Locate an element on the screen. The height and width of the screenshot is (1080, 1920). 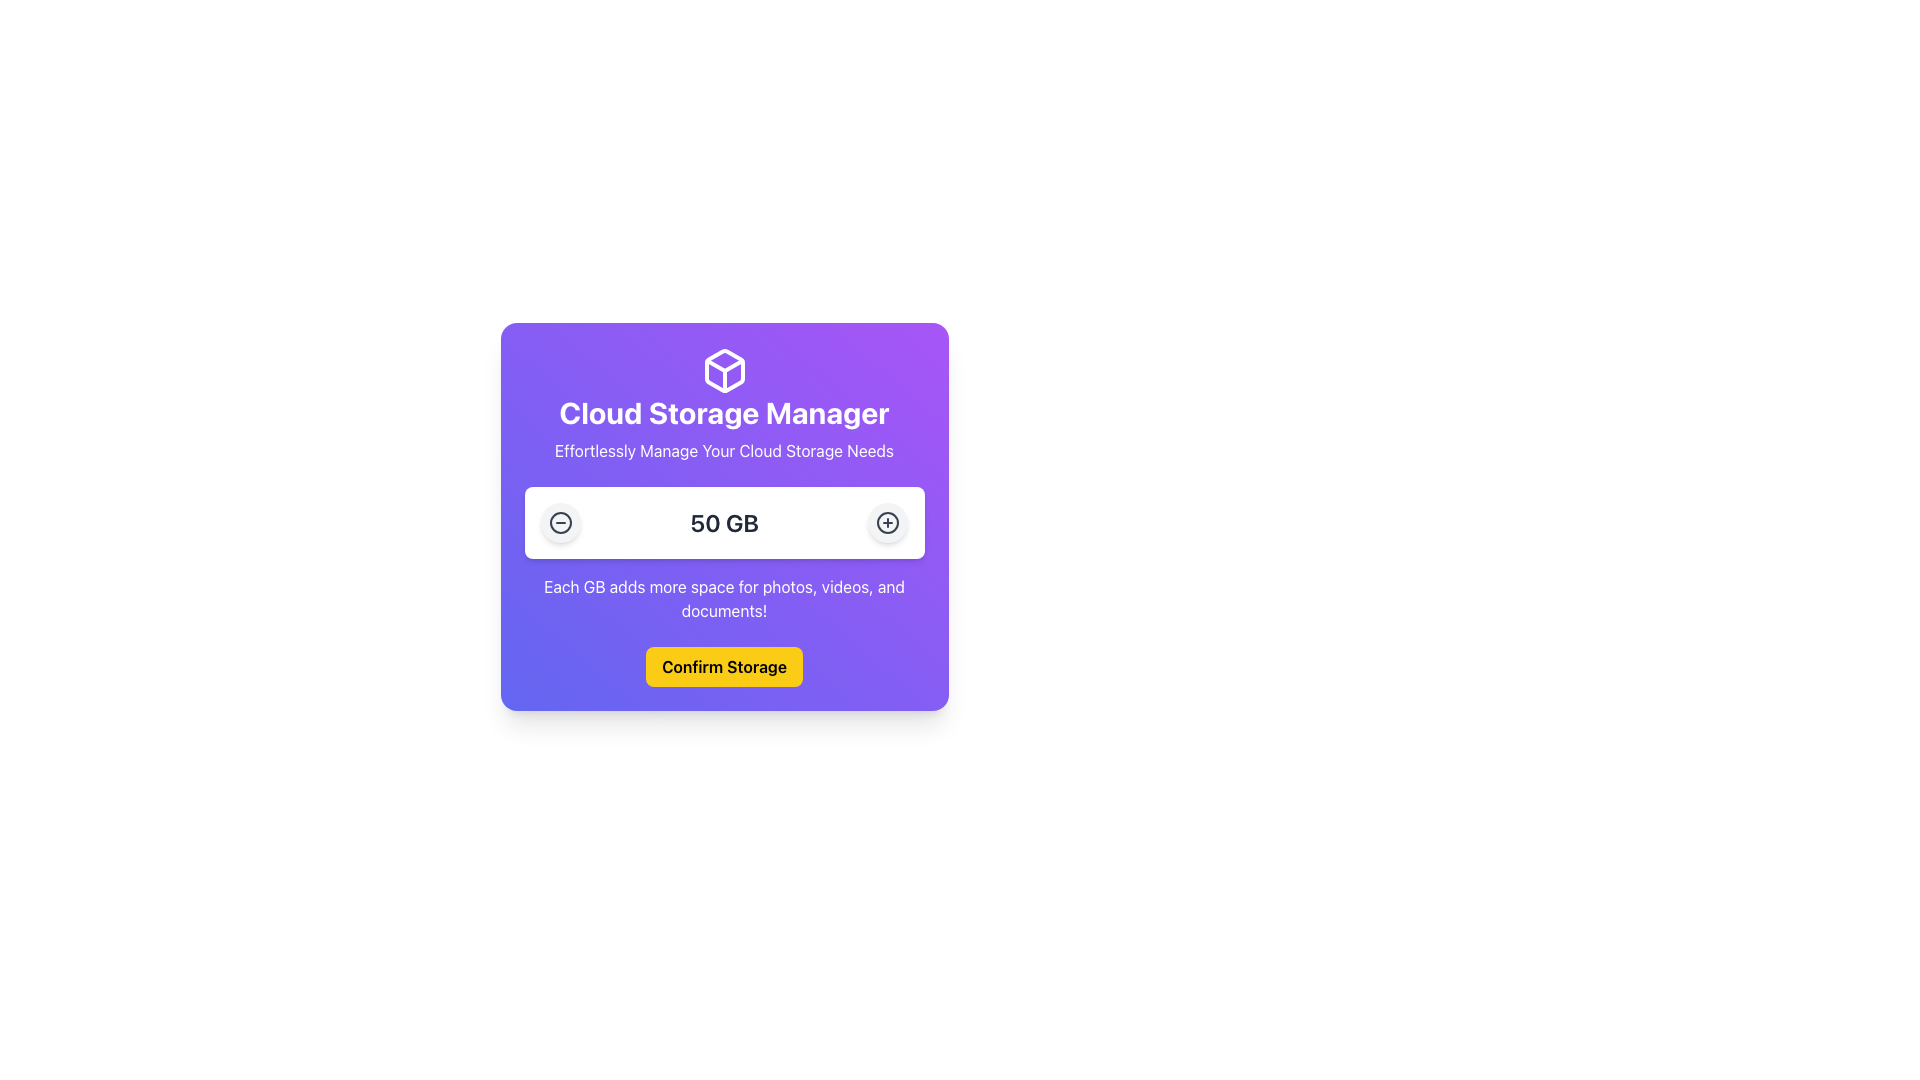
the selection and display panel with the numerical text '50 GB', which is located at the center of the 'Cloud Storage Manager' card is located at coordinates (723, 522).